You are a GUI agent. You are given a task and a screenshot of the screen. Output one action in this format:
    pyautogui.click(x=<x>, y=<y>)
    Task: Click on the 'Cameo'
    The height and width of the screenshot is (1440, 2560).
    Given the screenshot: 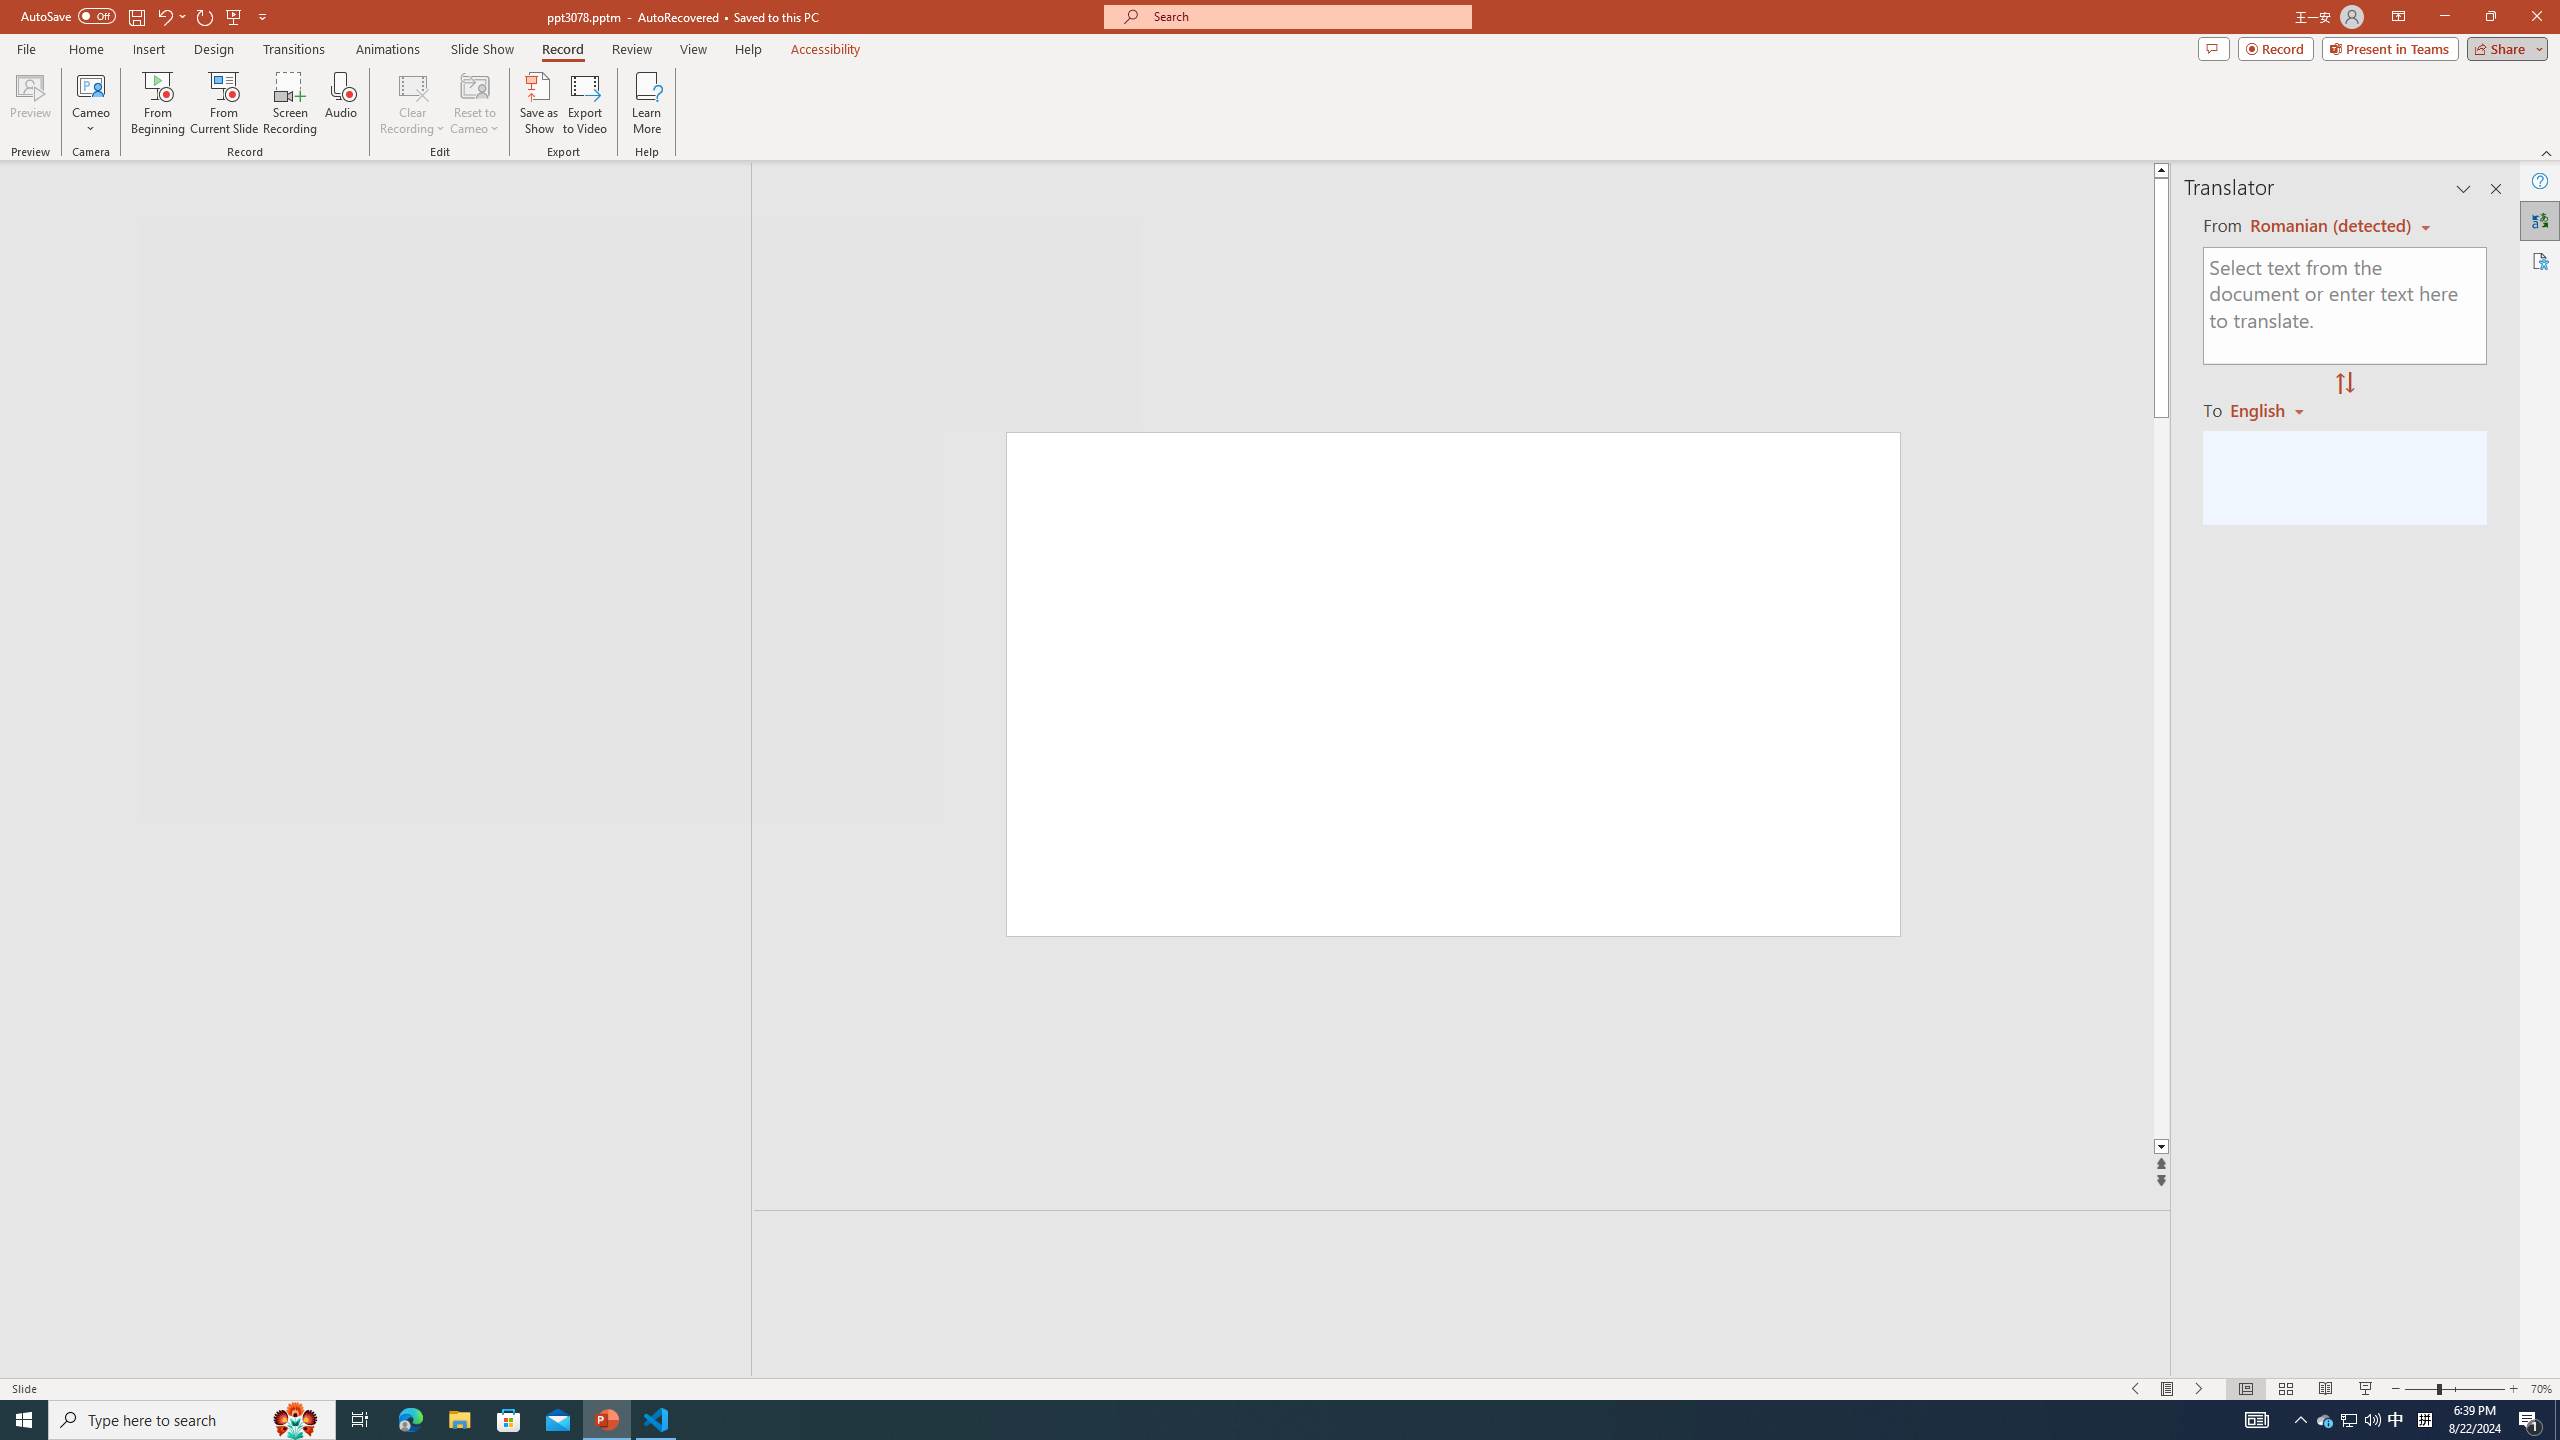 What is the action you would take?
    pyautogui.click(x=89, y=84)
    